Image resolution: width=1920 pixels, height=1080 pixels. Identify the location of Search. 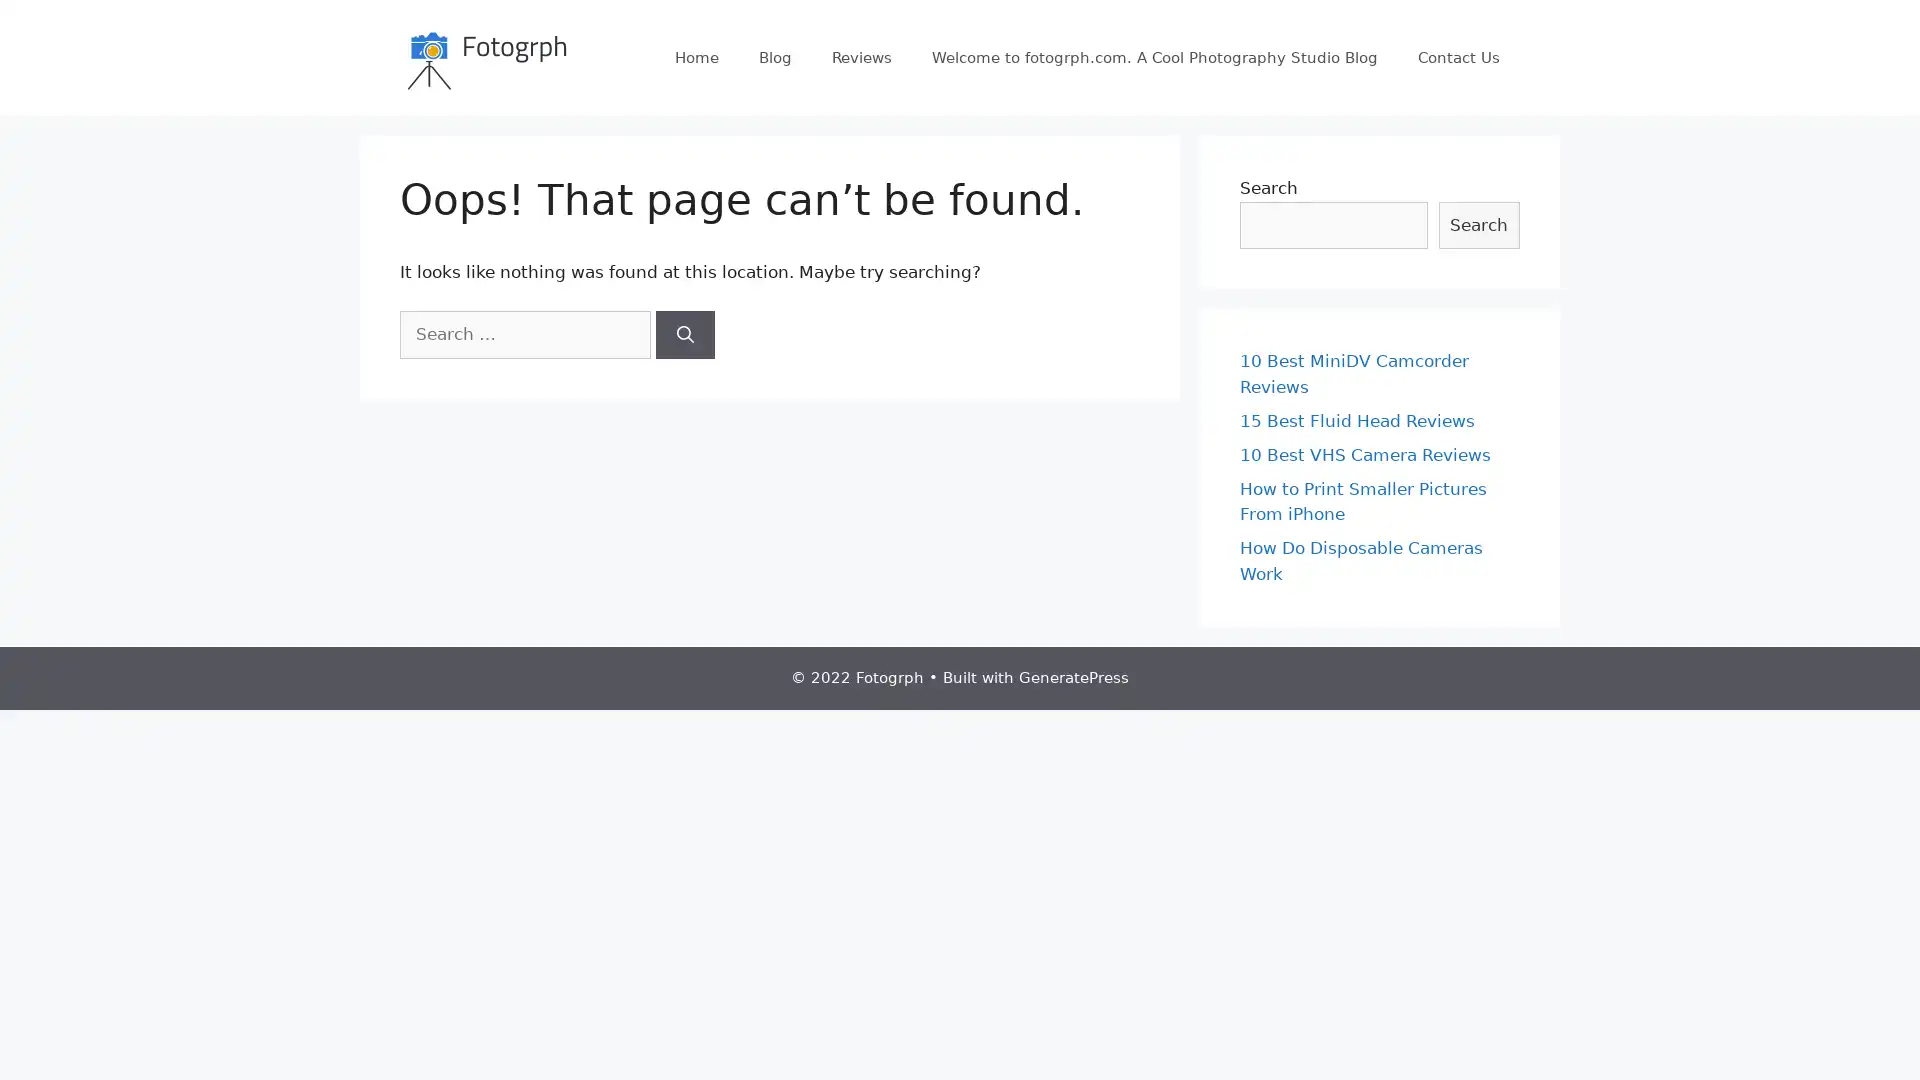
(1478, 224).